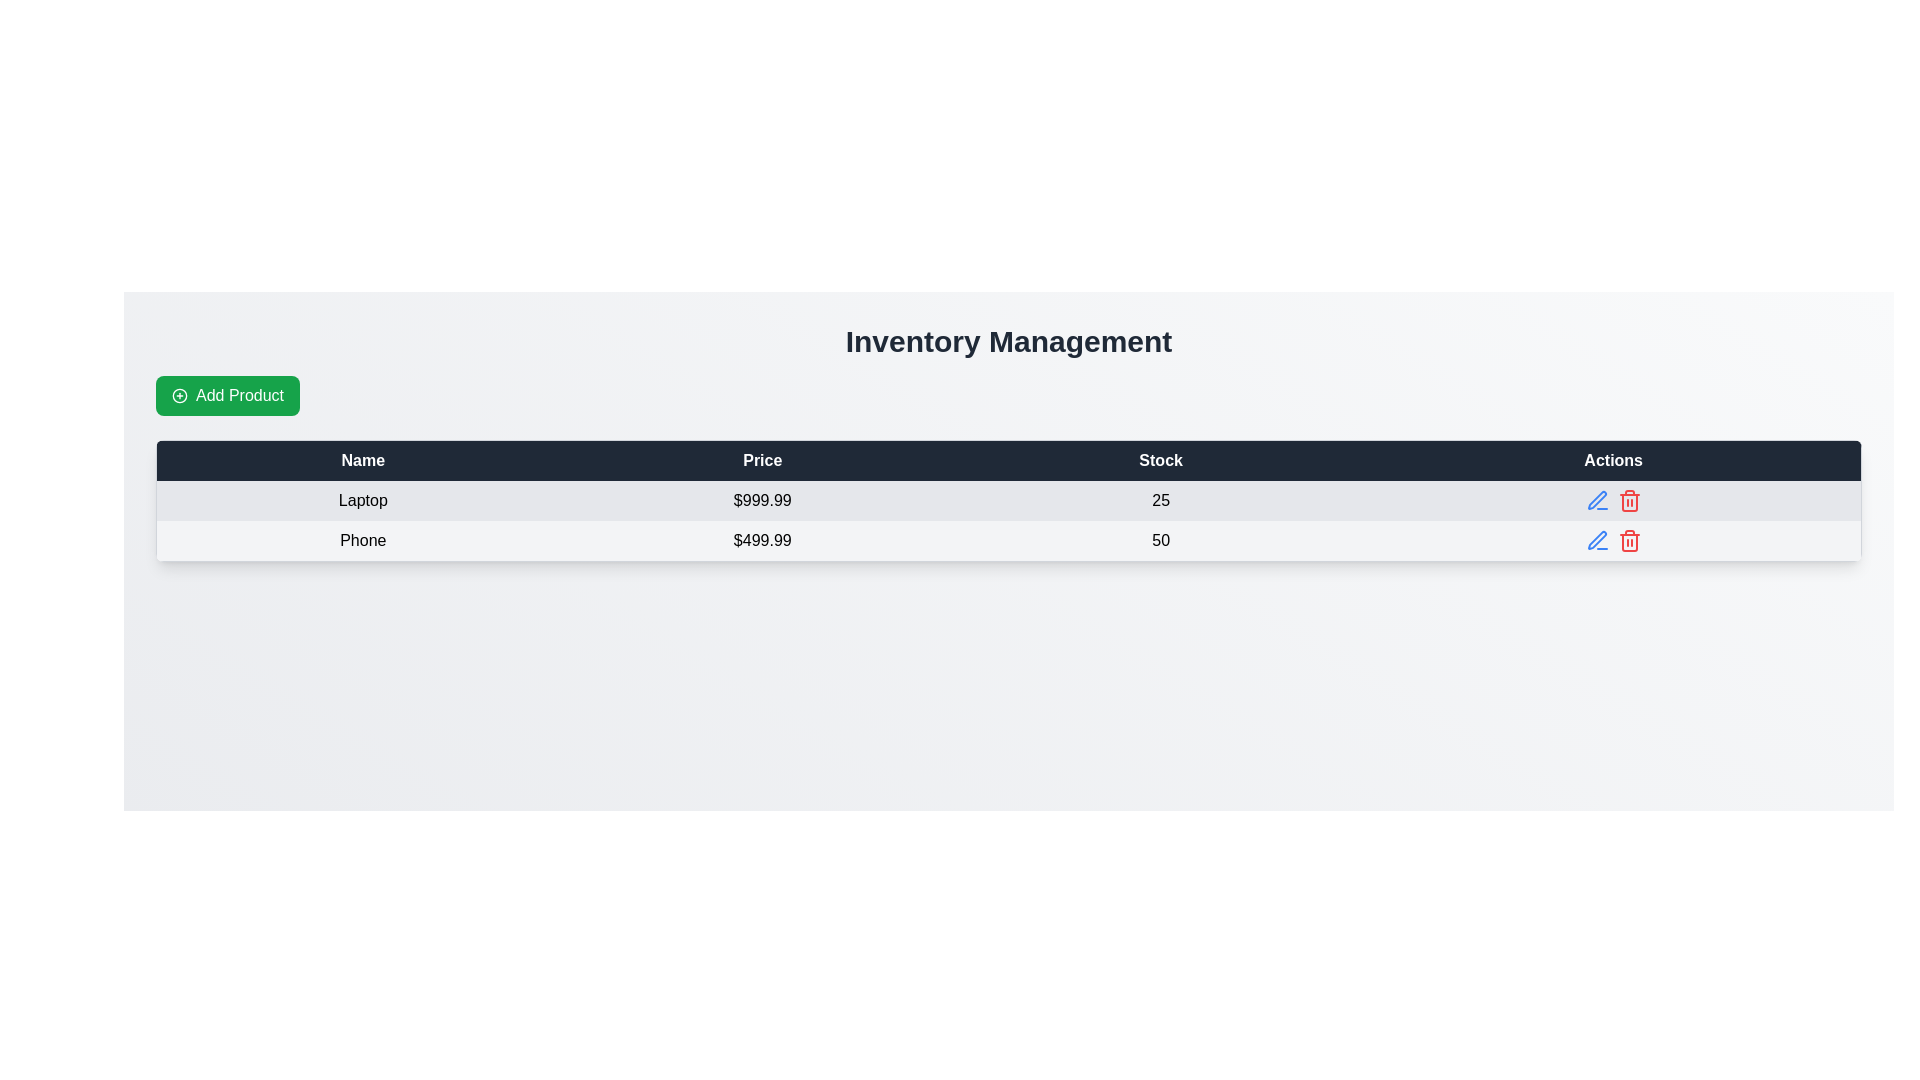 The image size is (1920, 1080). I want to click on the Text label (header) displaying 'Name', which is the first header in a tabular structure with a dark blue background, so click(363, 460).